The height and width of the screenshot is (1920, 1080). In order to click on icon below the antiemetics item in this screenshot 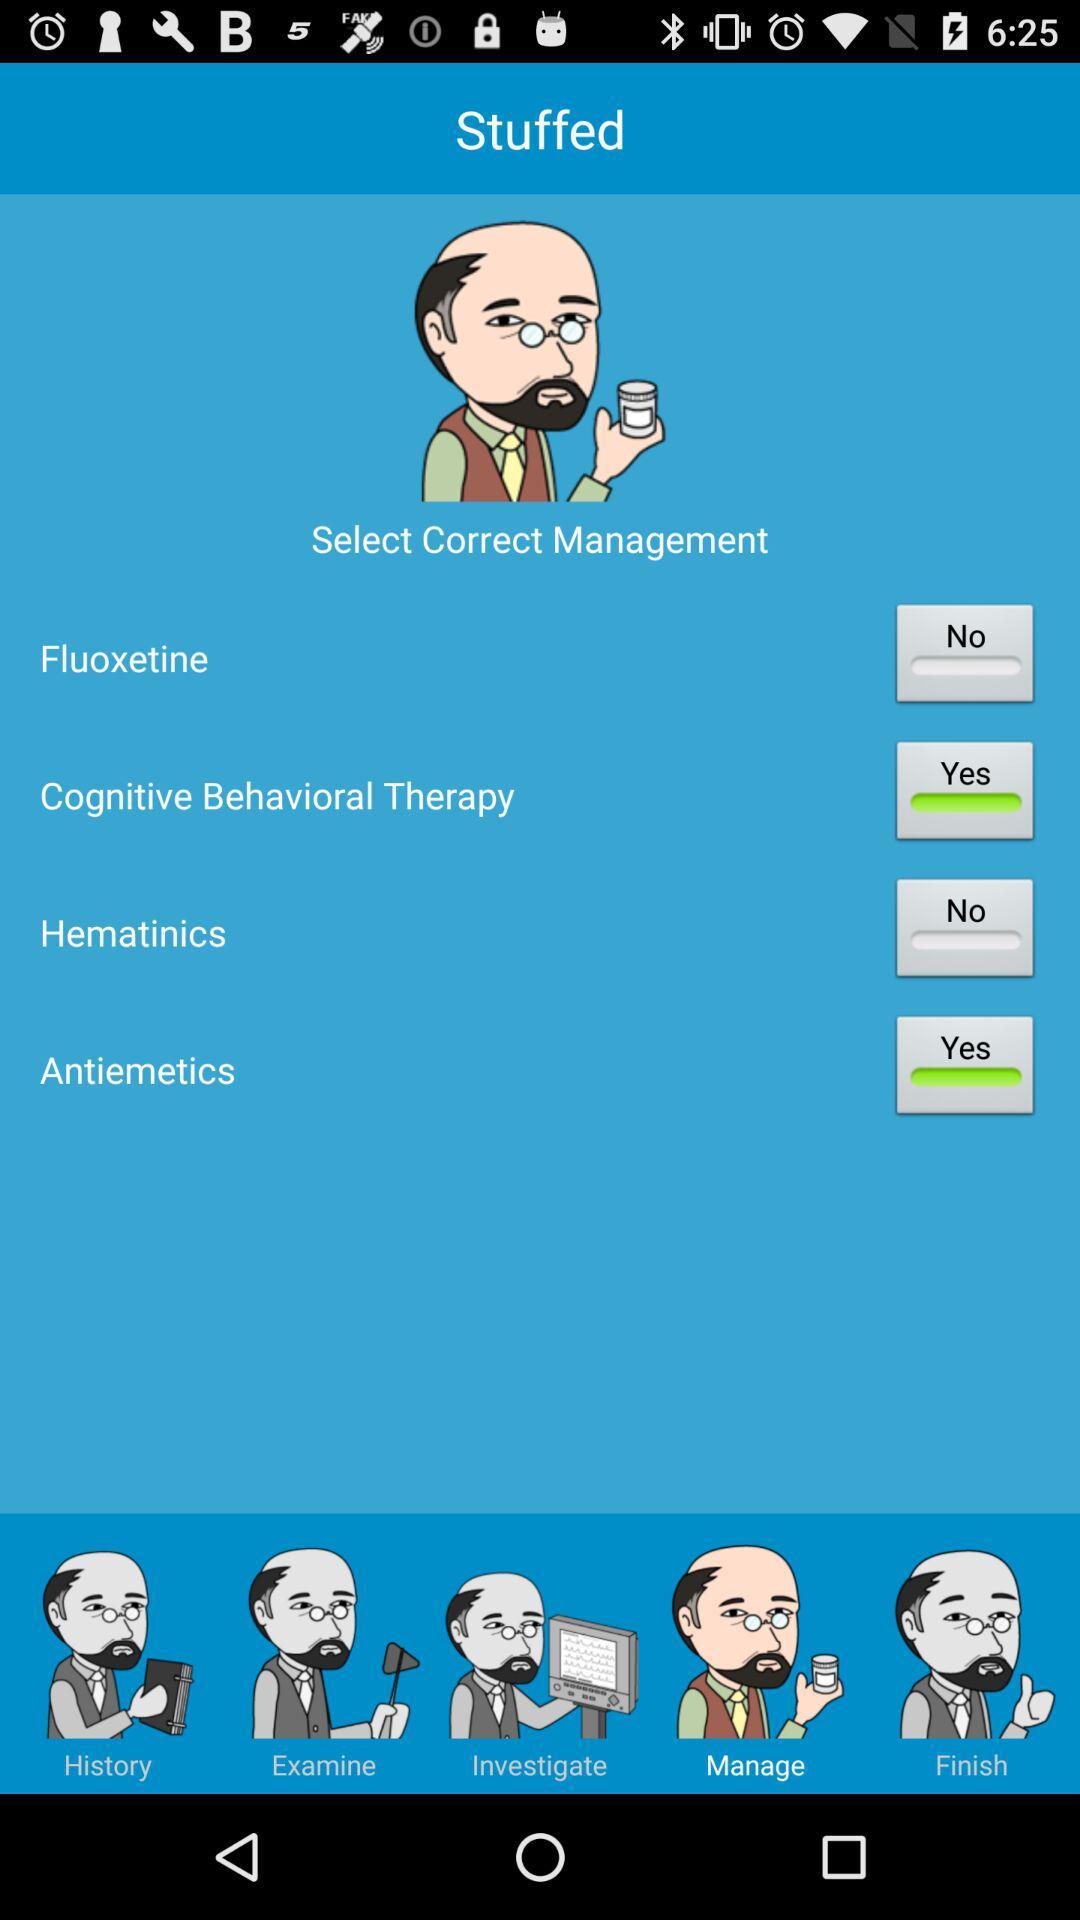, I will do `click(323, 1653)`.